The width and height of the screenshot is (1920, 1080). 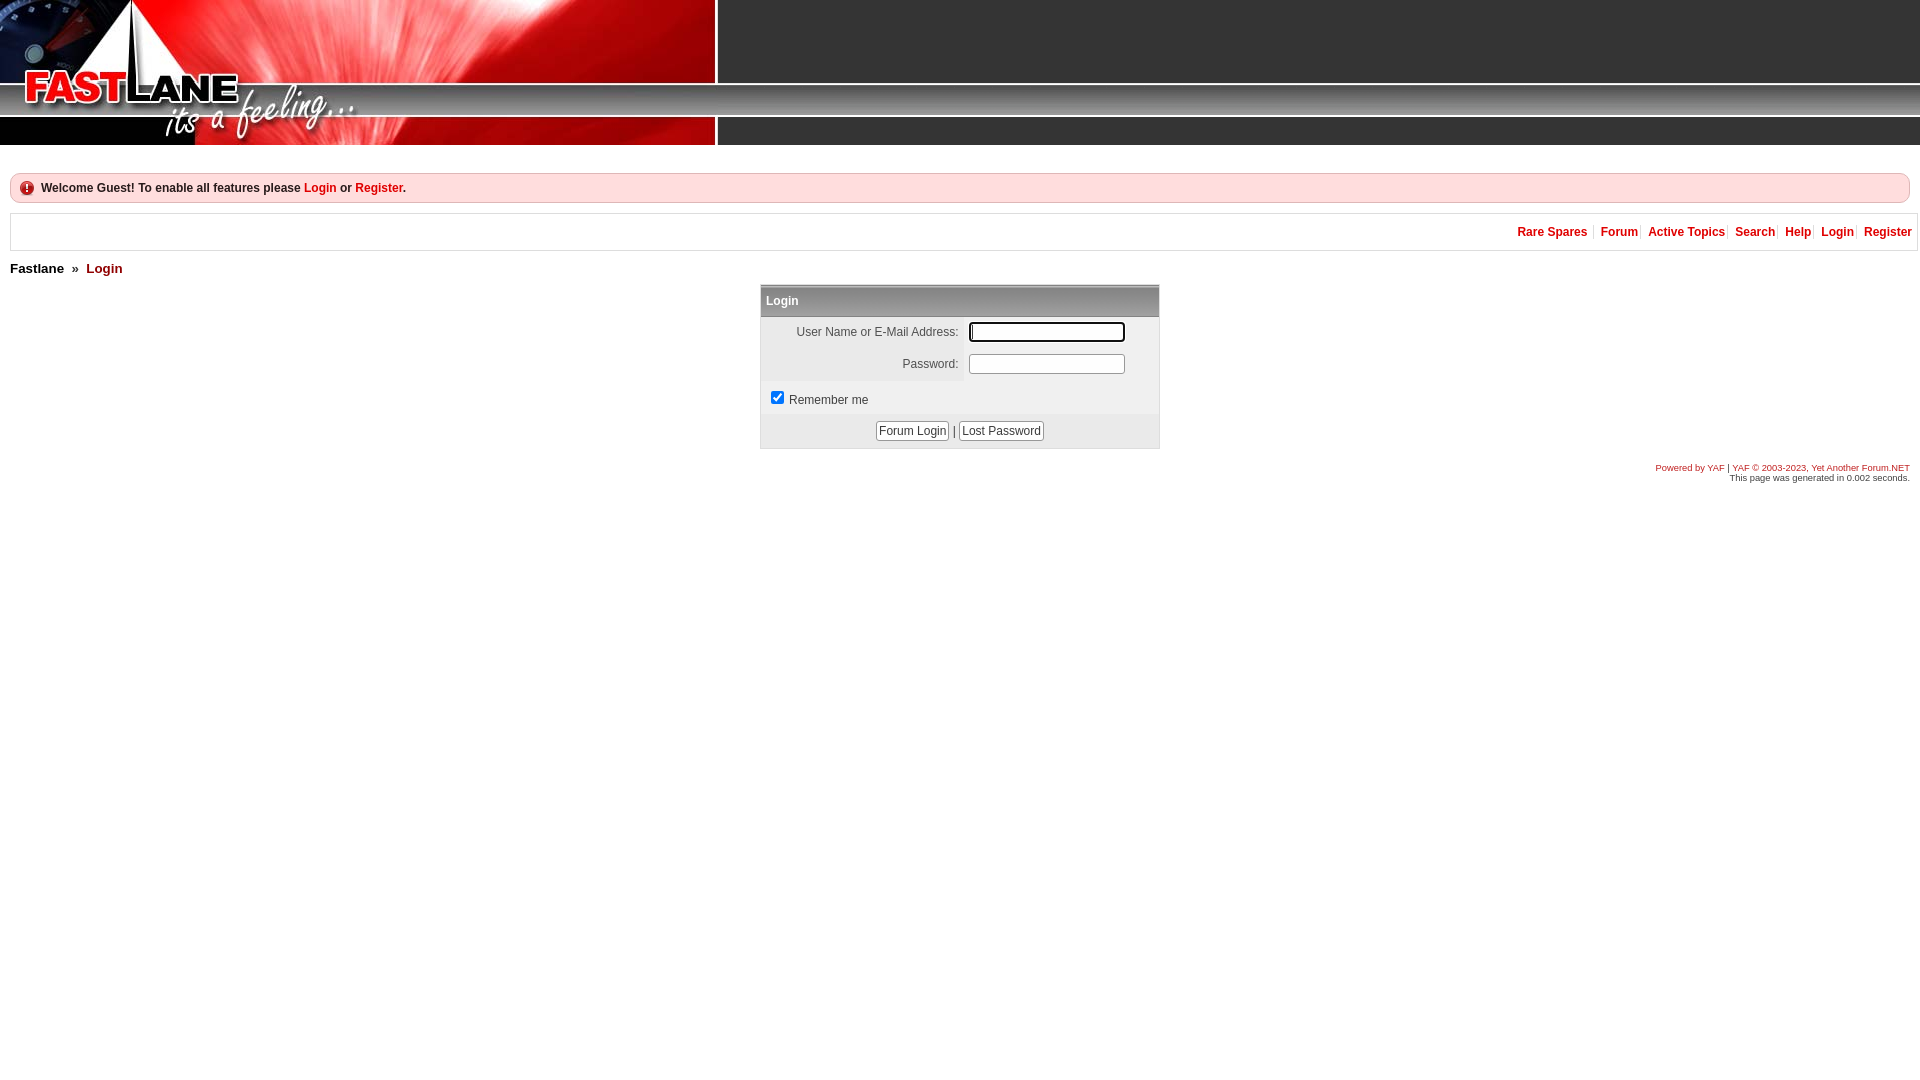 I want to click on 'Search', so click(x=1754, y=230).